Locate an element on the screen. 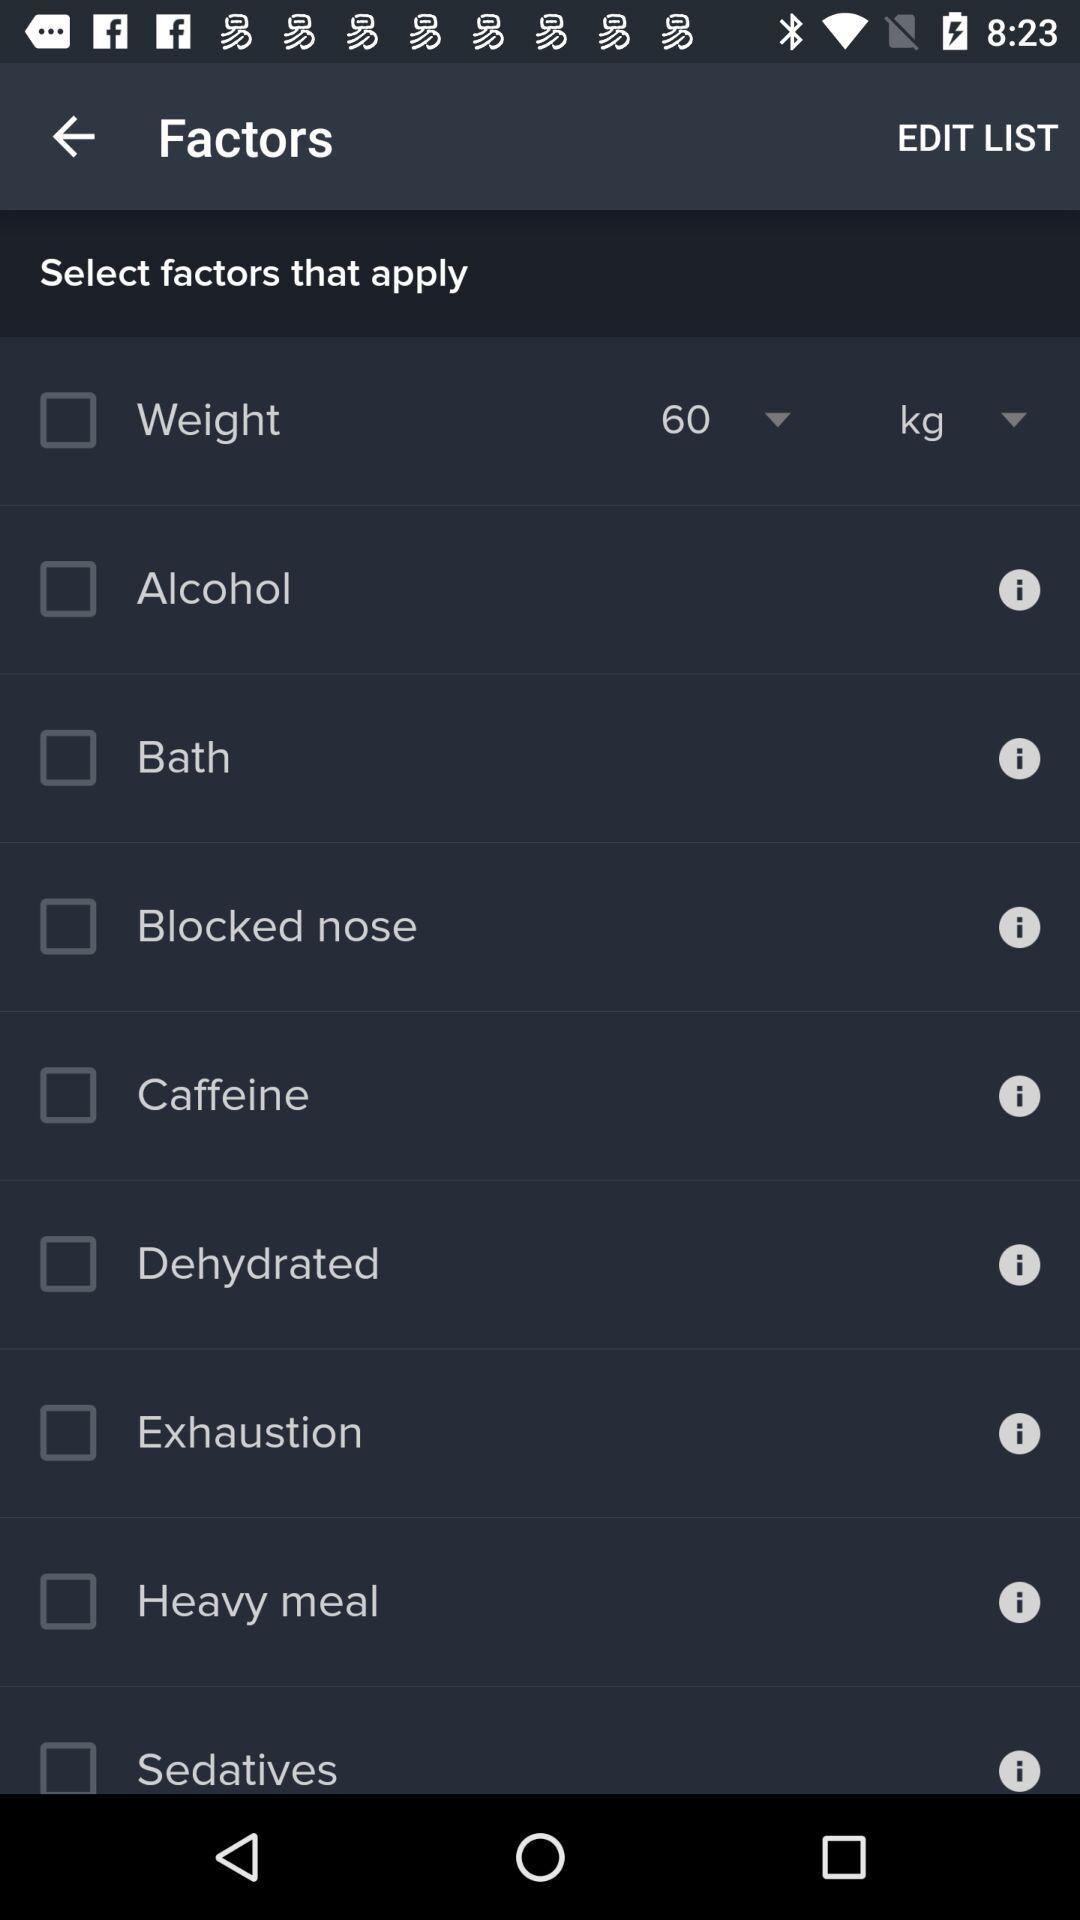 The height and width of the screenshot is (1920, 1080). more information is located at coordinates (1019, 588).